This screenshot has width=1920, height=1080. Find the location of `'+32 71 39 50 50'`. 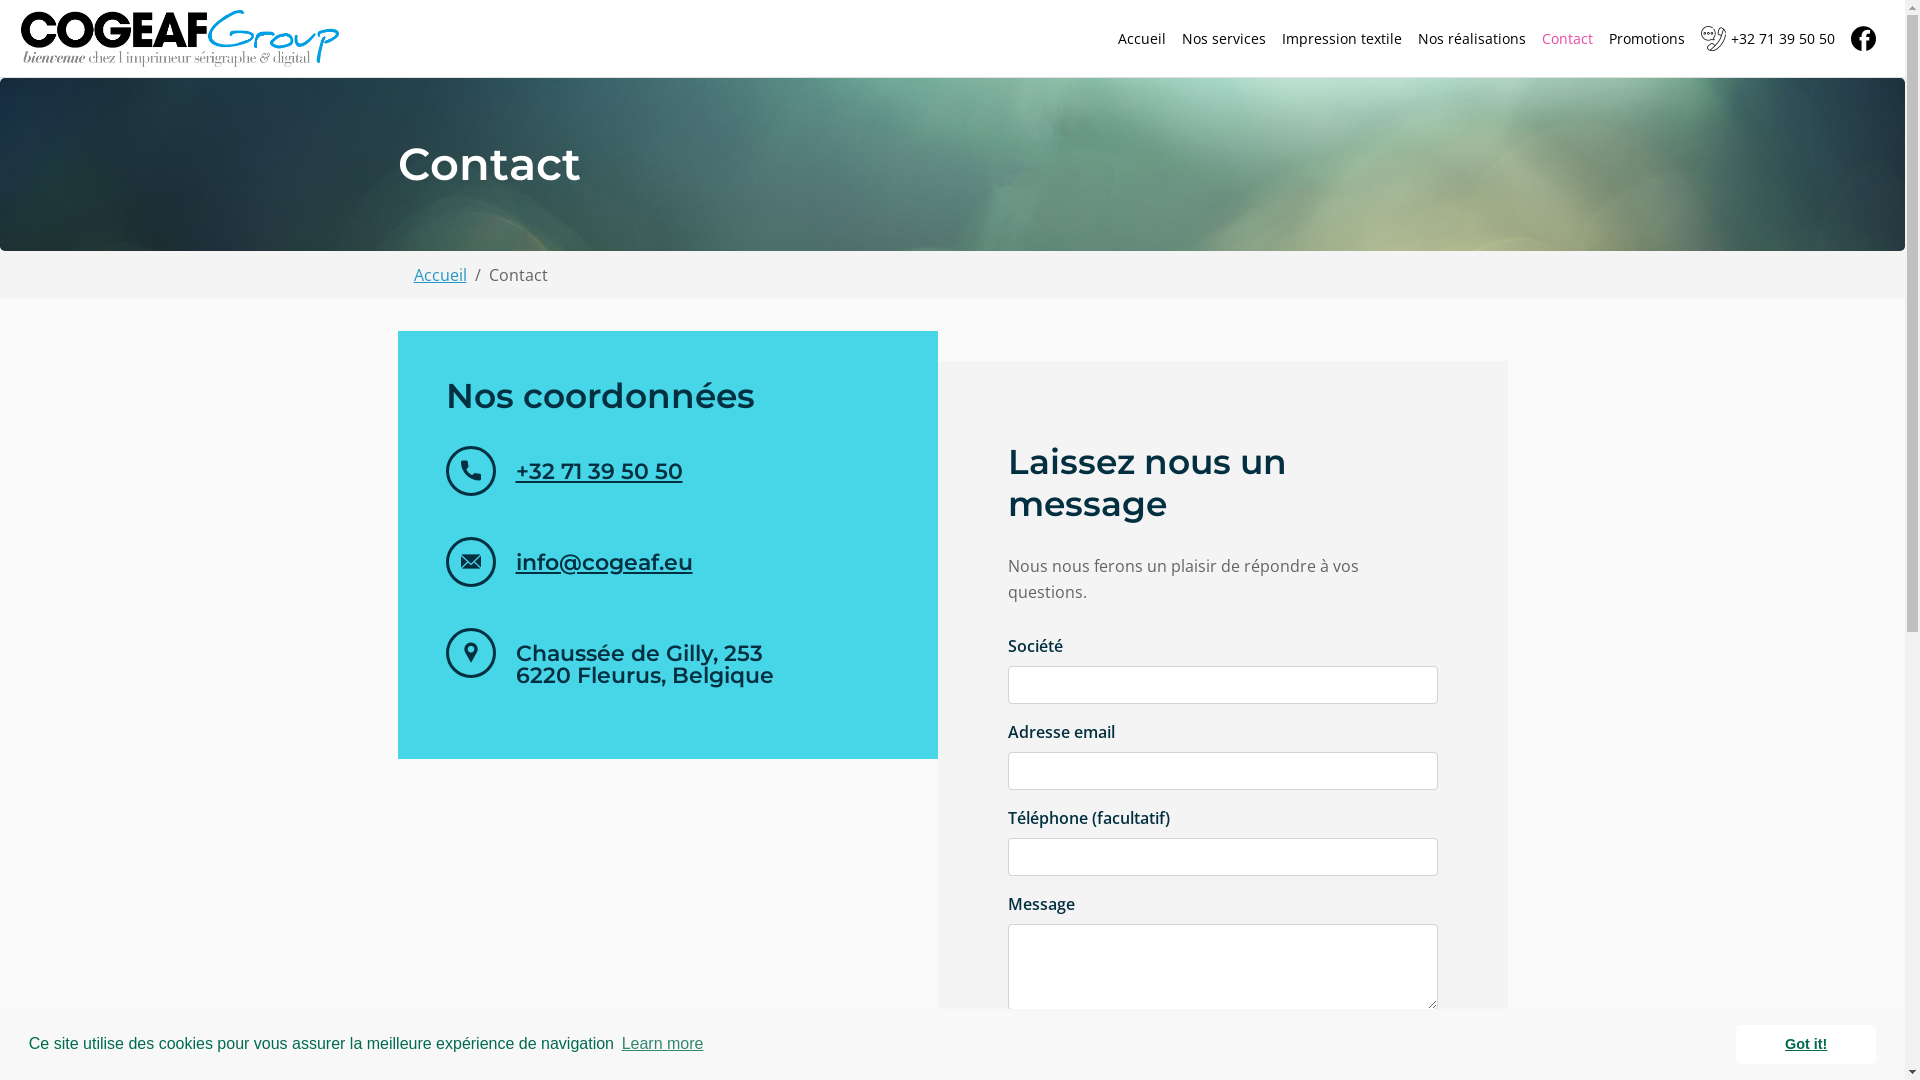

'+32 71 39 50 50' is located at coordinates (1767, 38).